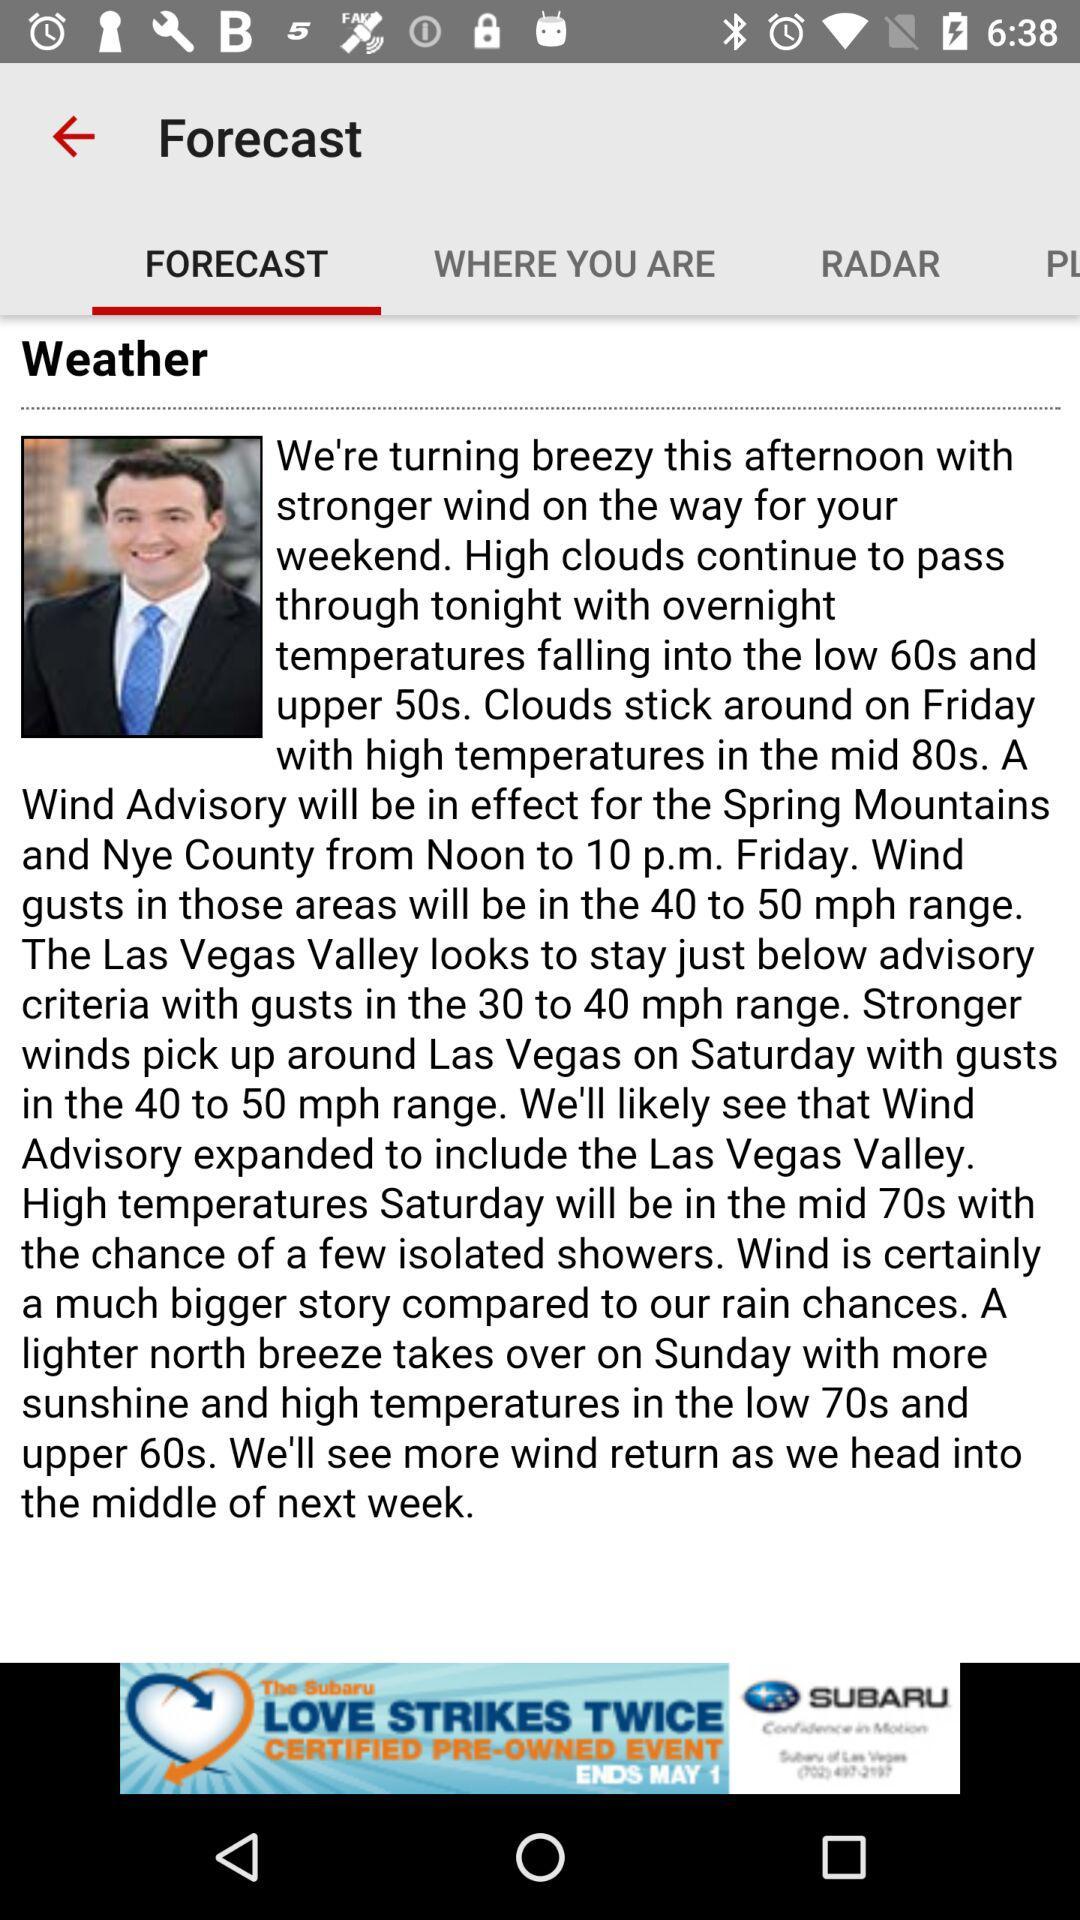  What do you see at coordinates (540, 1727) in the screenshot?
I see `see this advertising` at bounding box center [540, 1727].